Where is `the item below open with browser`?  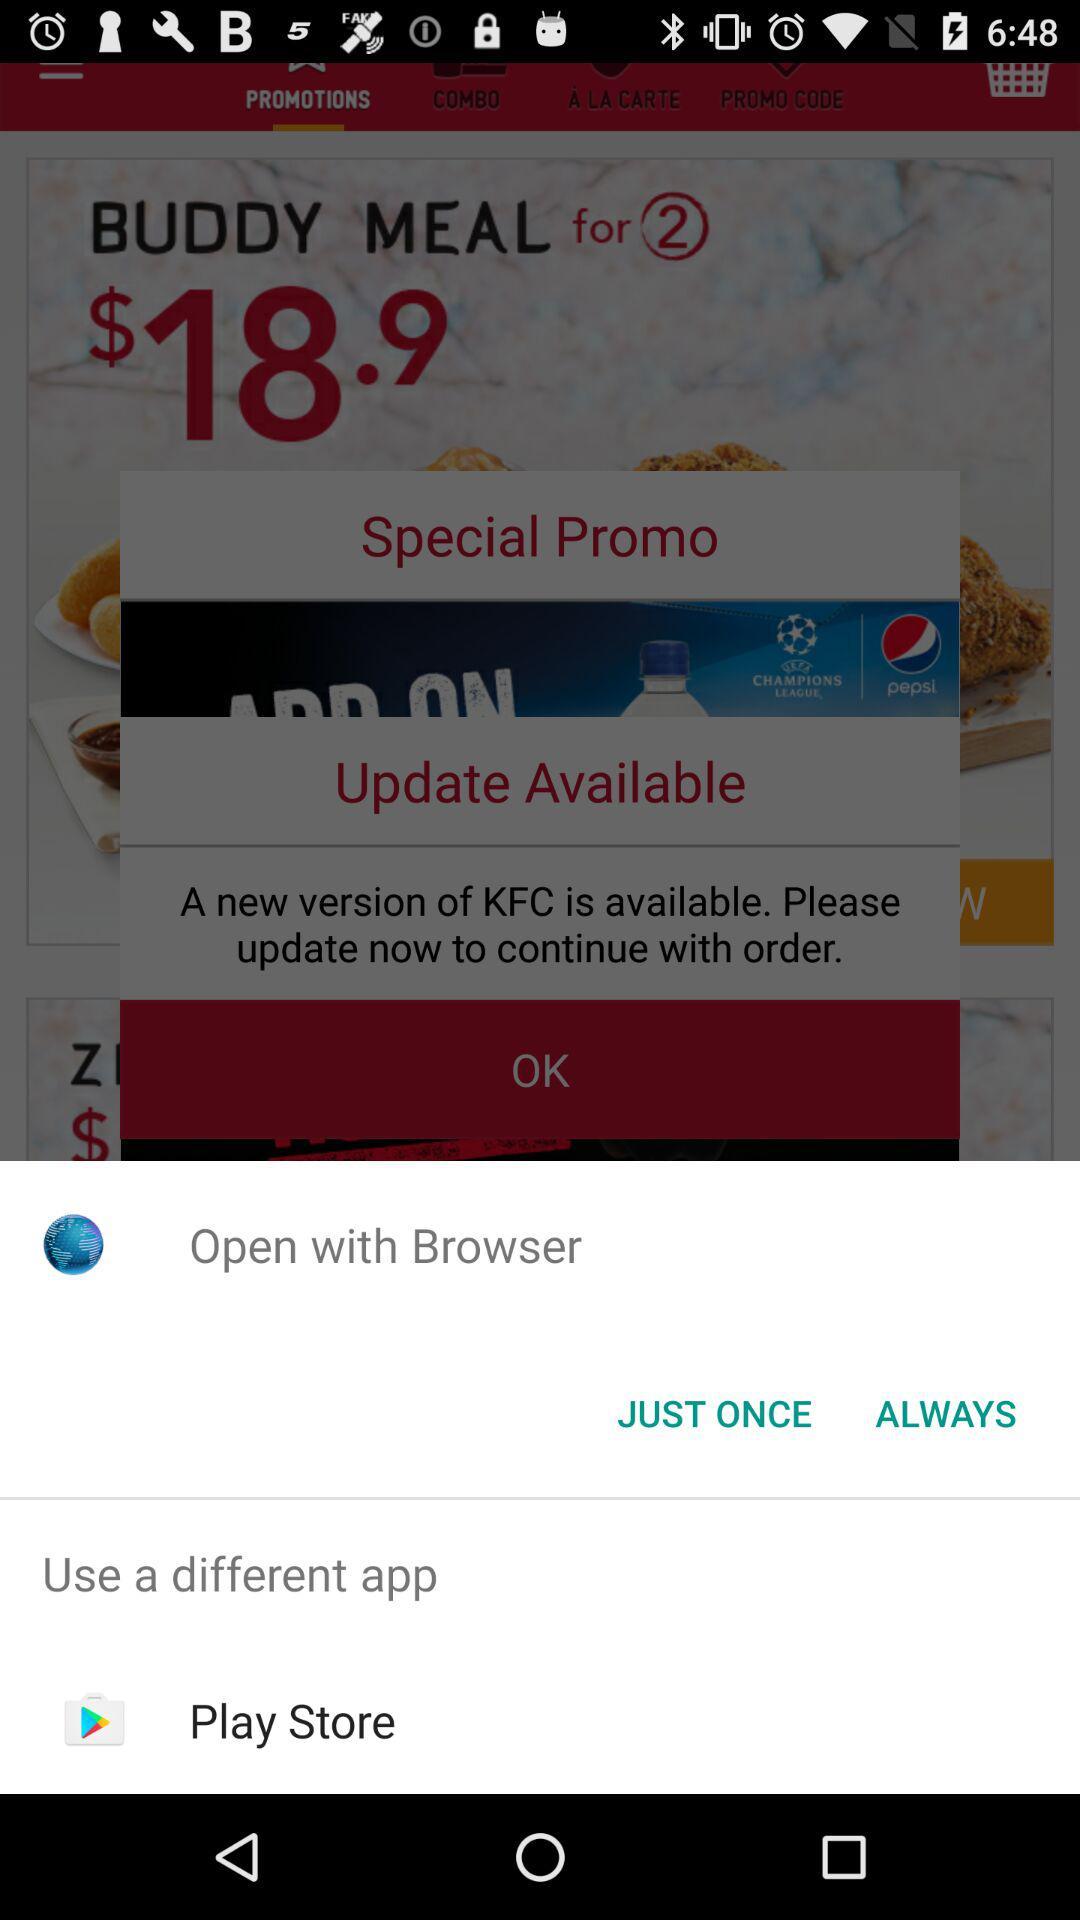
the item below open with browser is located at coordinates (945, 1411).